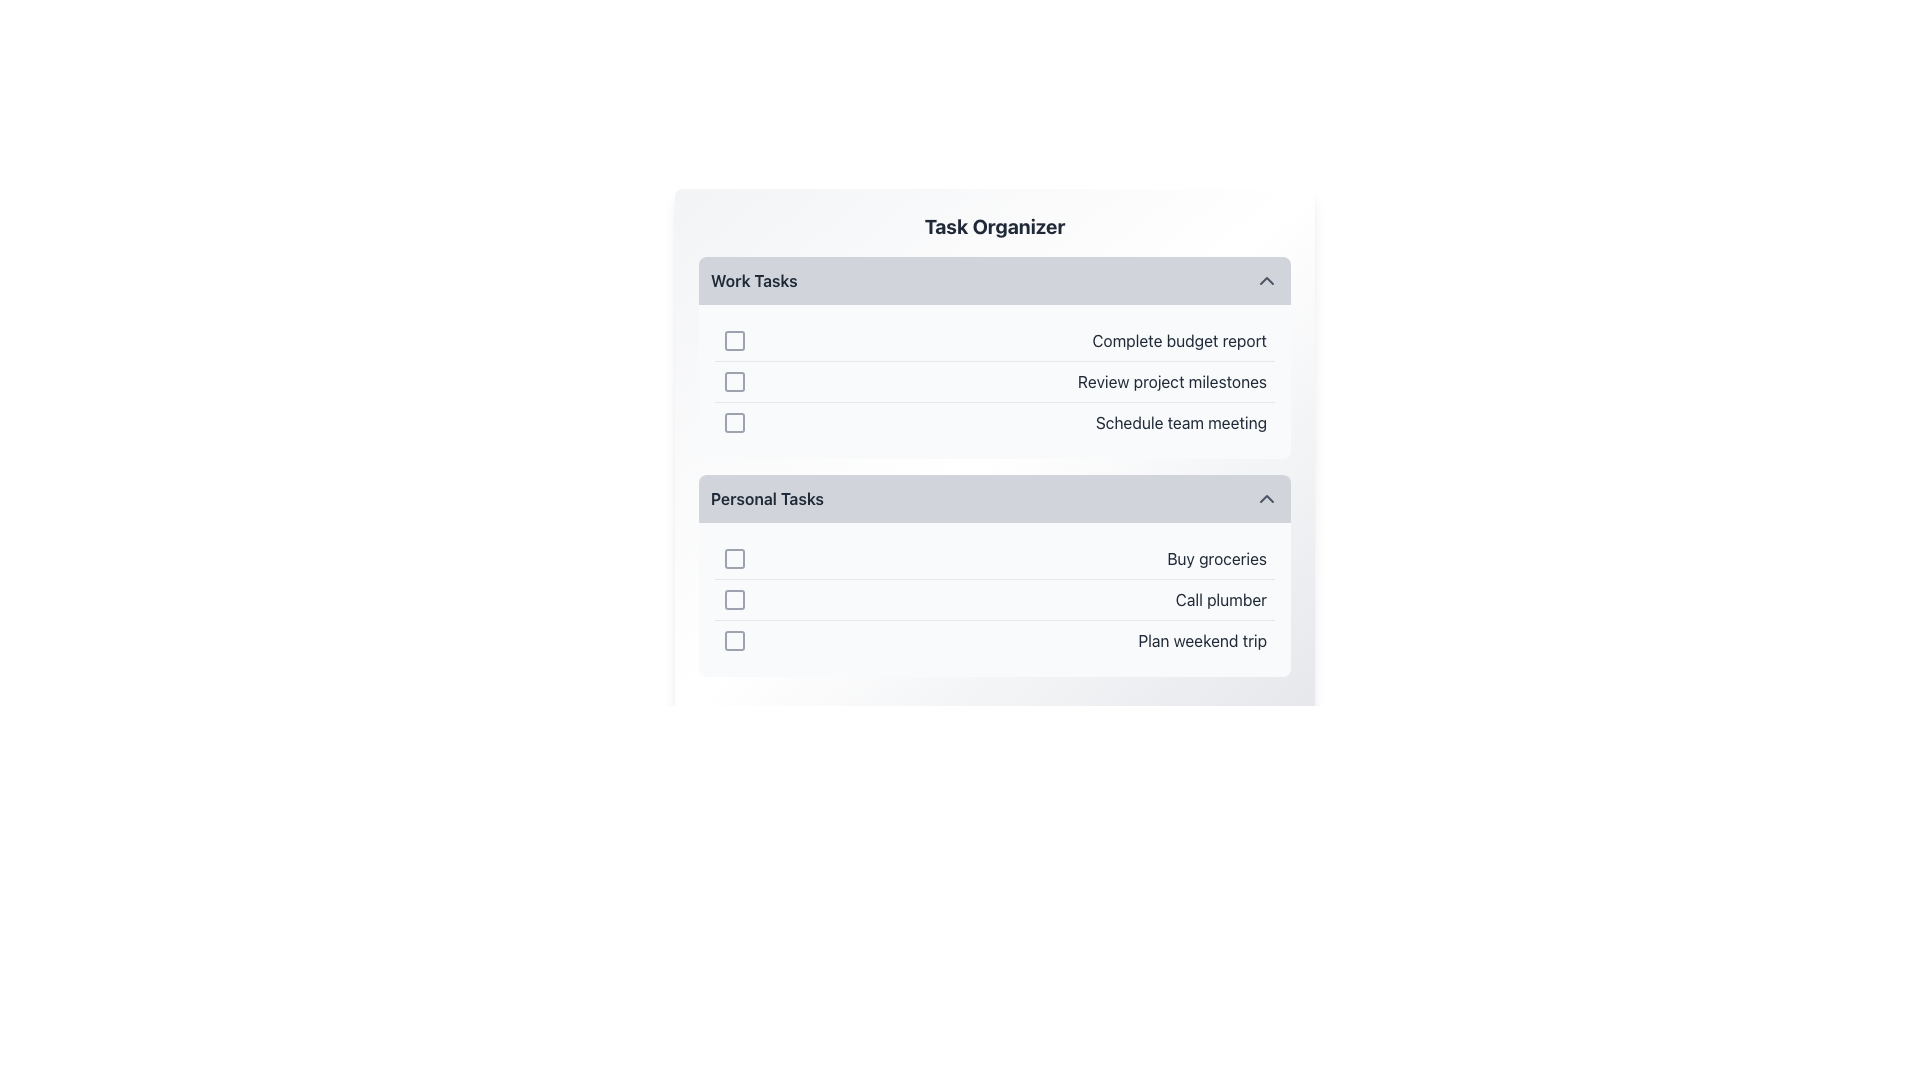  What do you see at coordinates (733, 559) in the screenshot?
I see `the unmarked checkbox located to the left of the text 'Buy groceries' in the 'Personal Tasks' section` at bounding box center [733, 559].